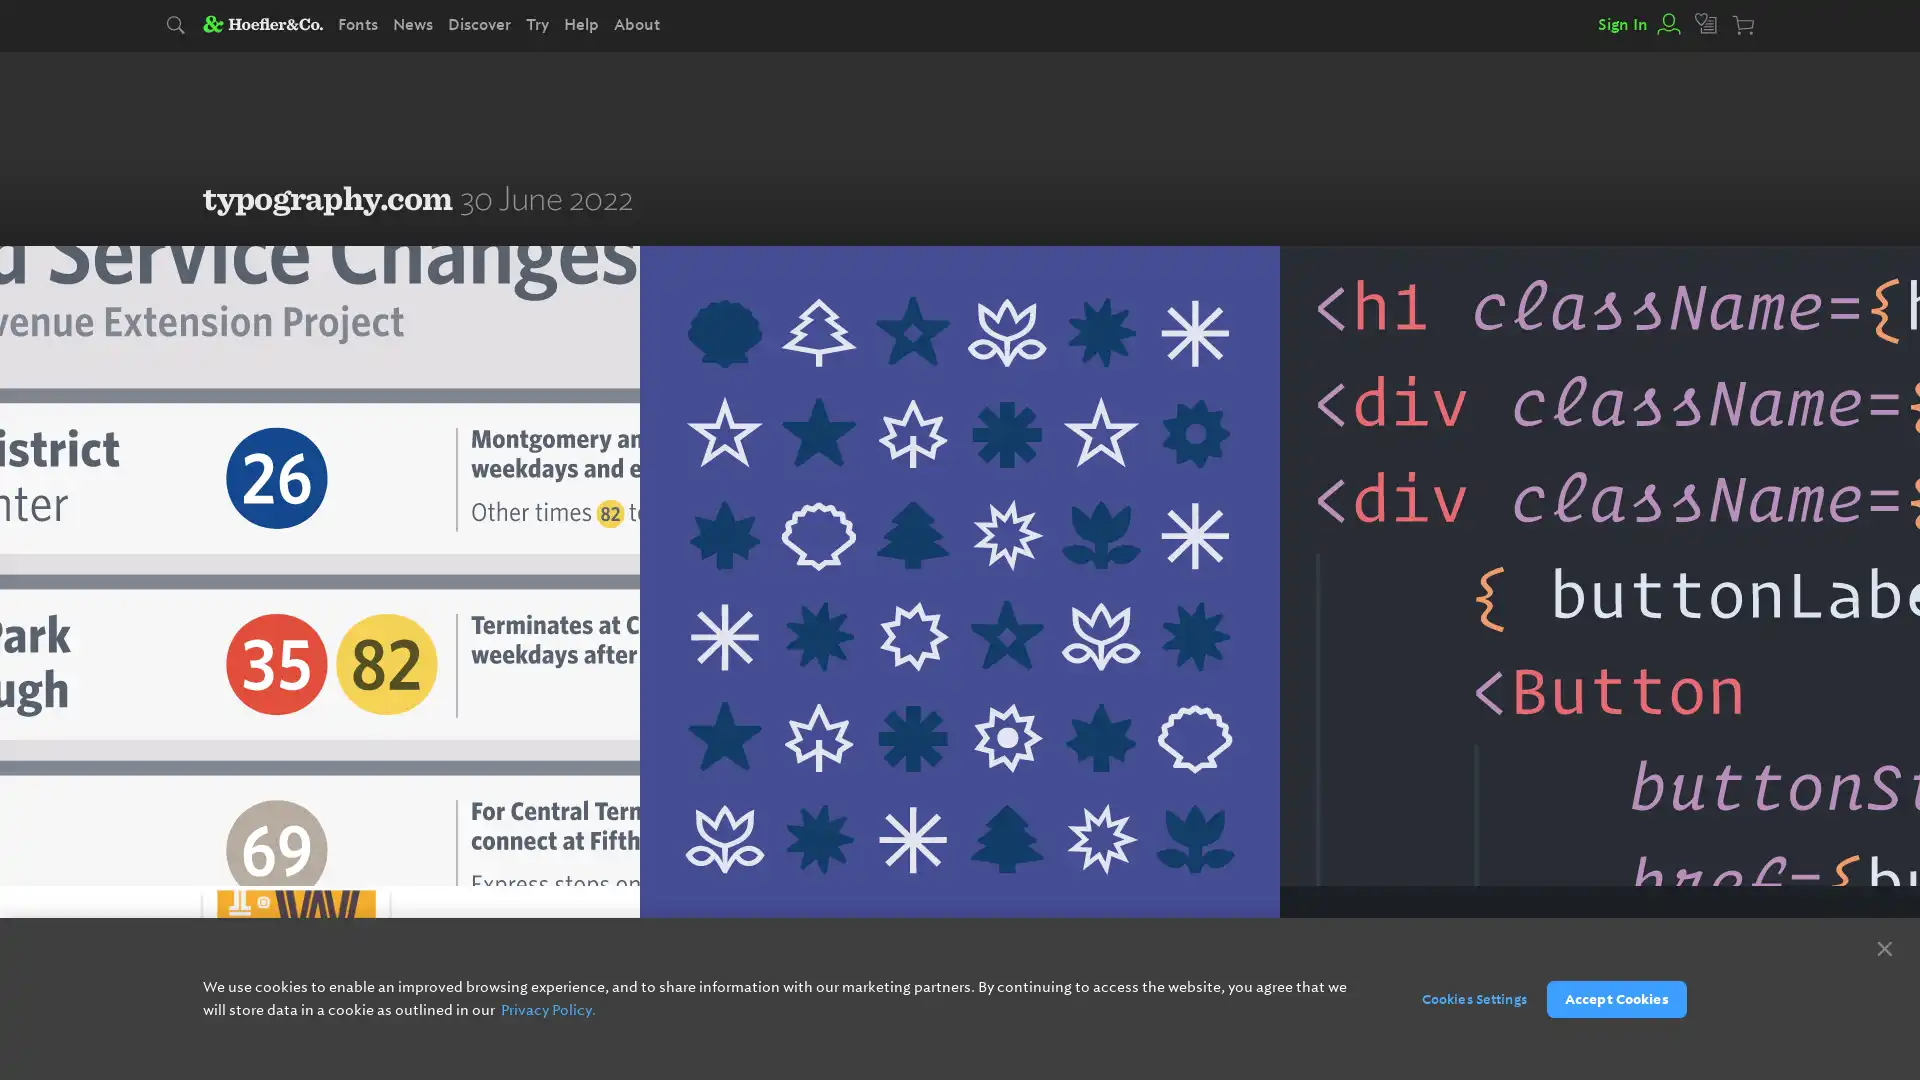  What do you see at coordinates (1059, 997) in the screenshot?
I see `Be the first to hear about new fonts!` at bounding box center [1059, 997].